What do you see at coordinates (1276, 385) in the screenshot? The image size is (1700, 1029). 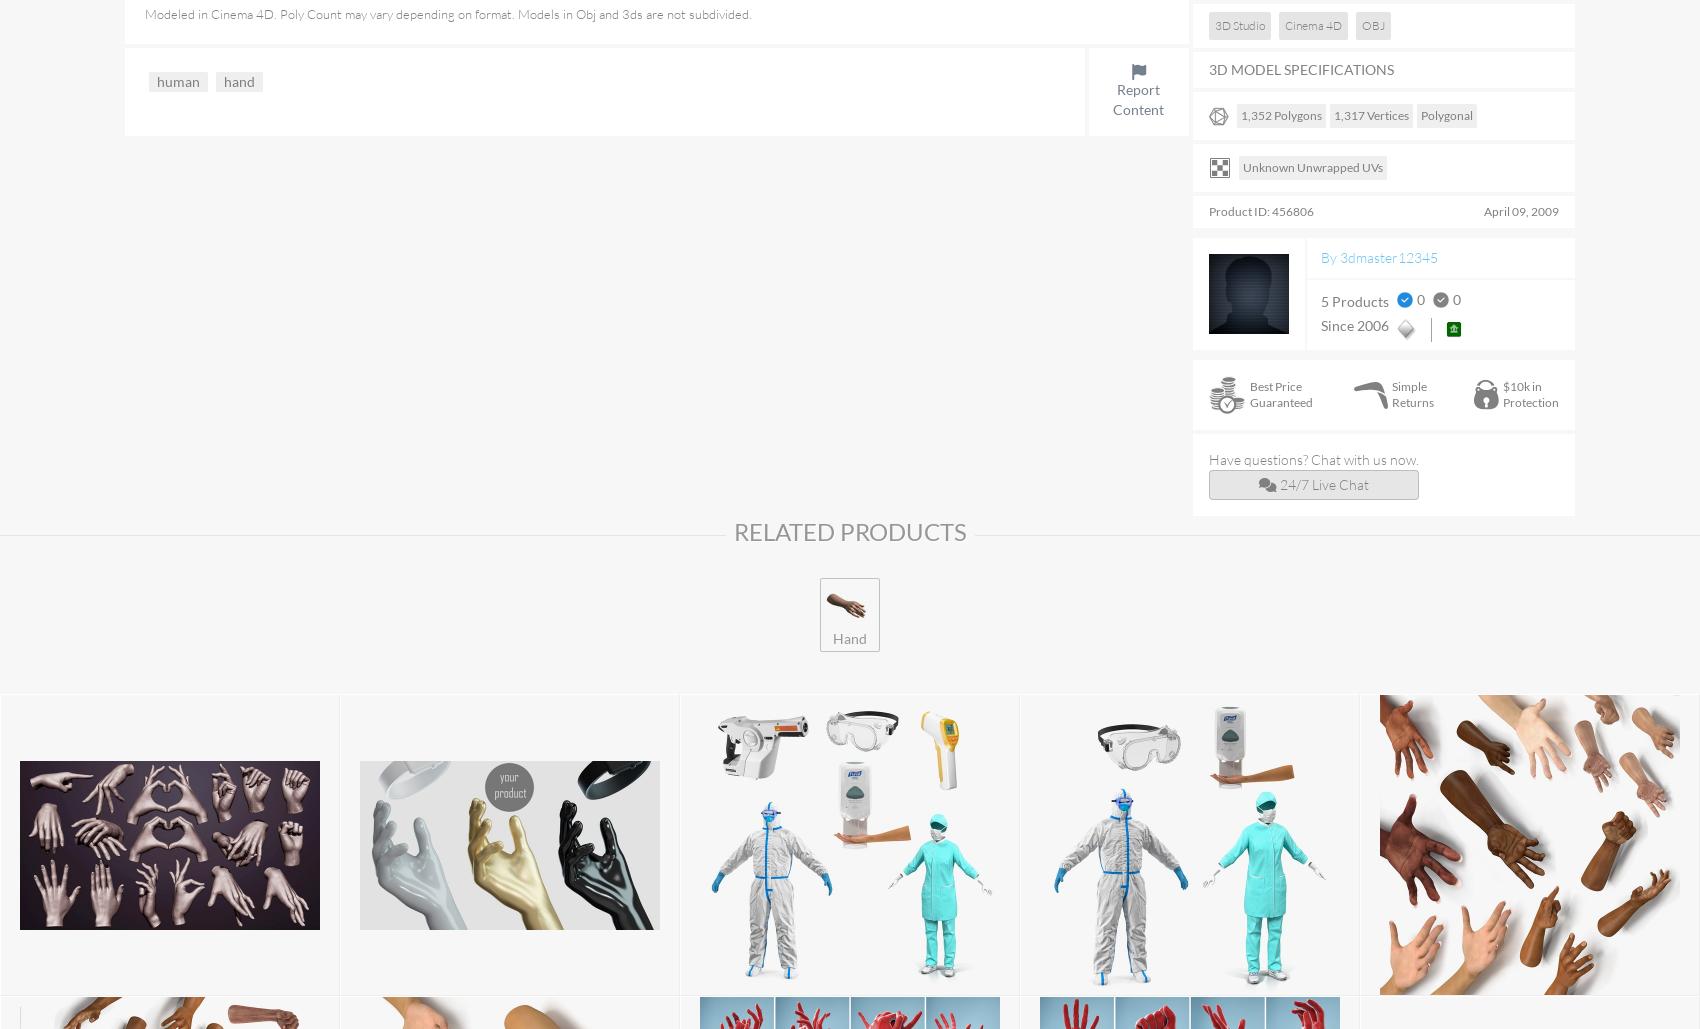 I see `'Best Price'` at bounding box center [1276, 385].